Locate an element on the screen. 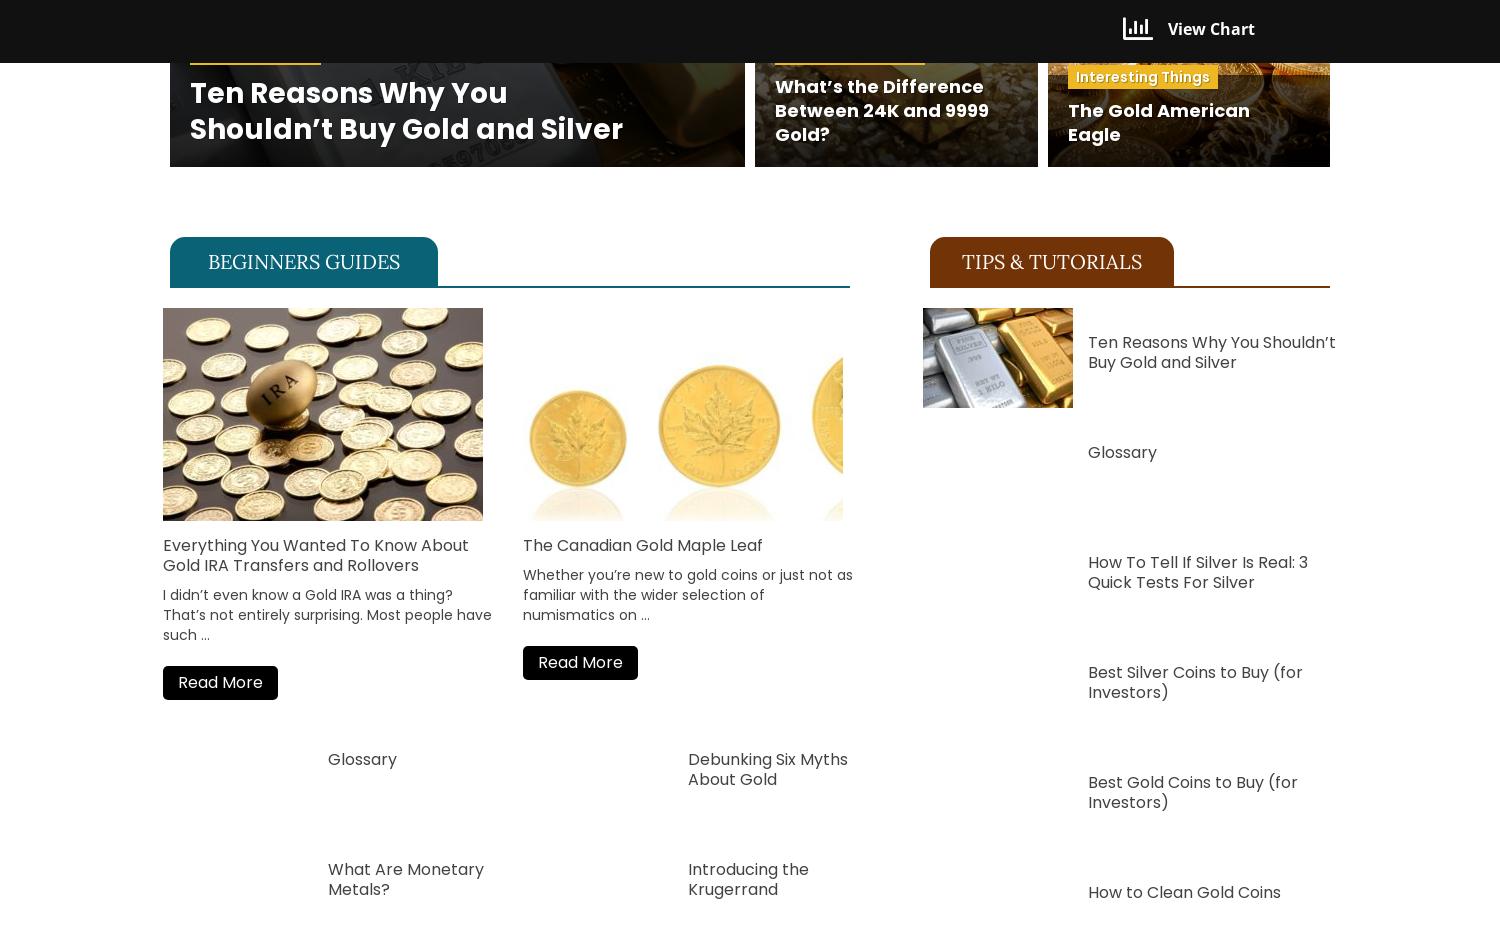  'Best Silver Coins to Buy (for Investors)' is located at coordinates (1086, 680).